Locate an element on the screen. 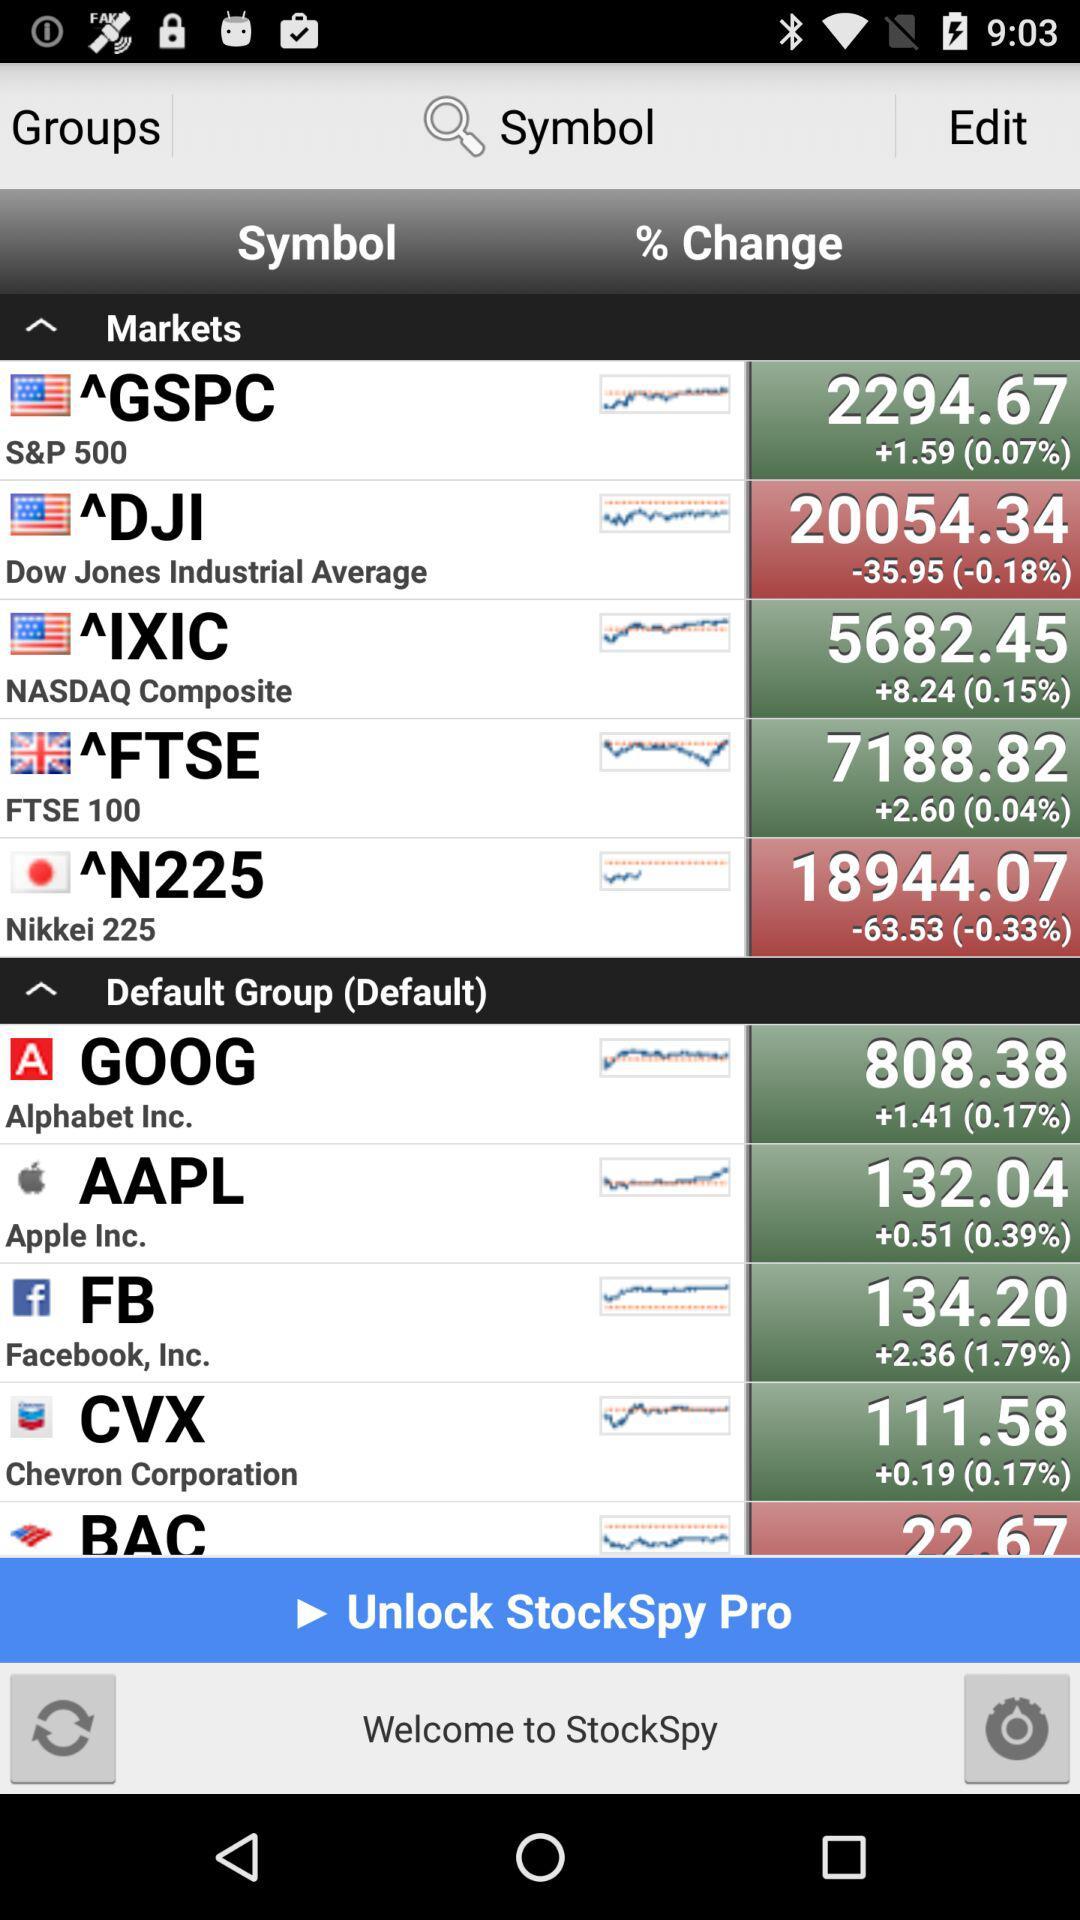  refresh screen is located at coordinates (61, 1727).